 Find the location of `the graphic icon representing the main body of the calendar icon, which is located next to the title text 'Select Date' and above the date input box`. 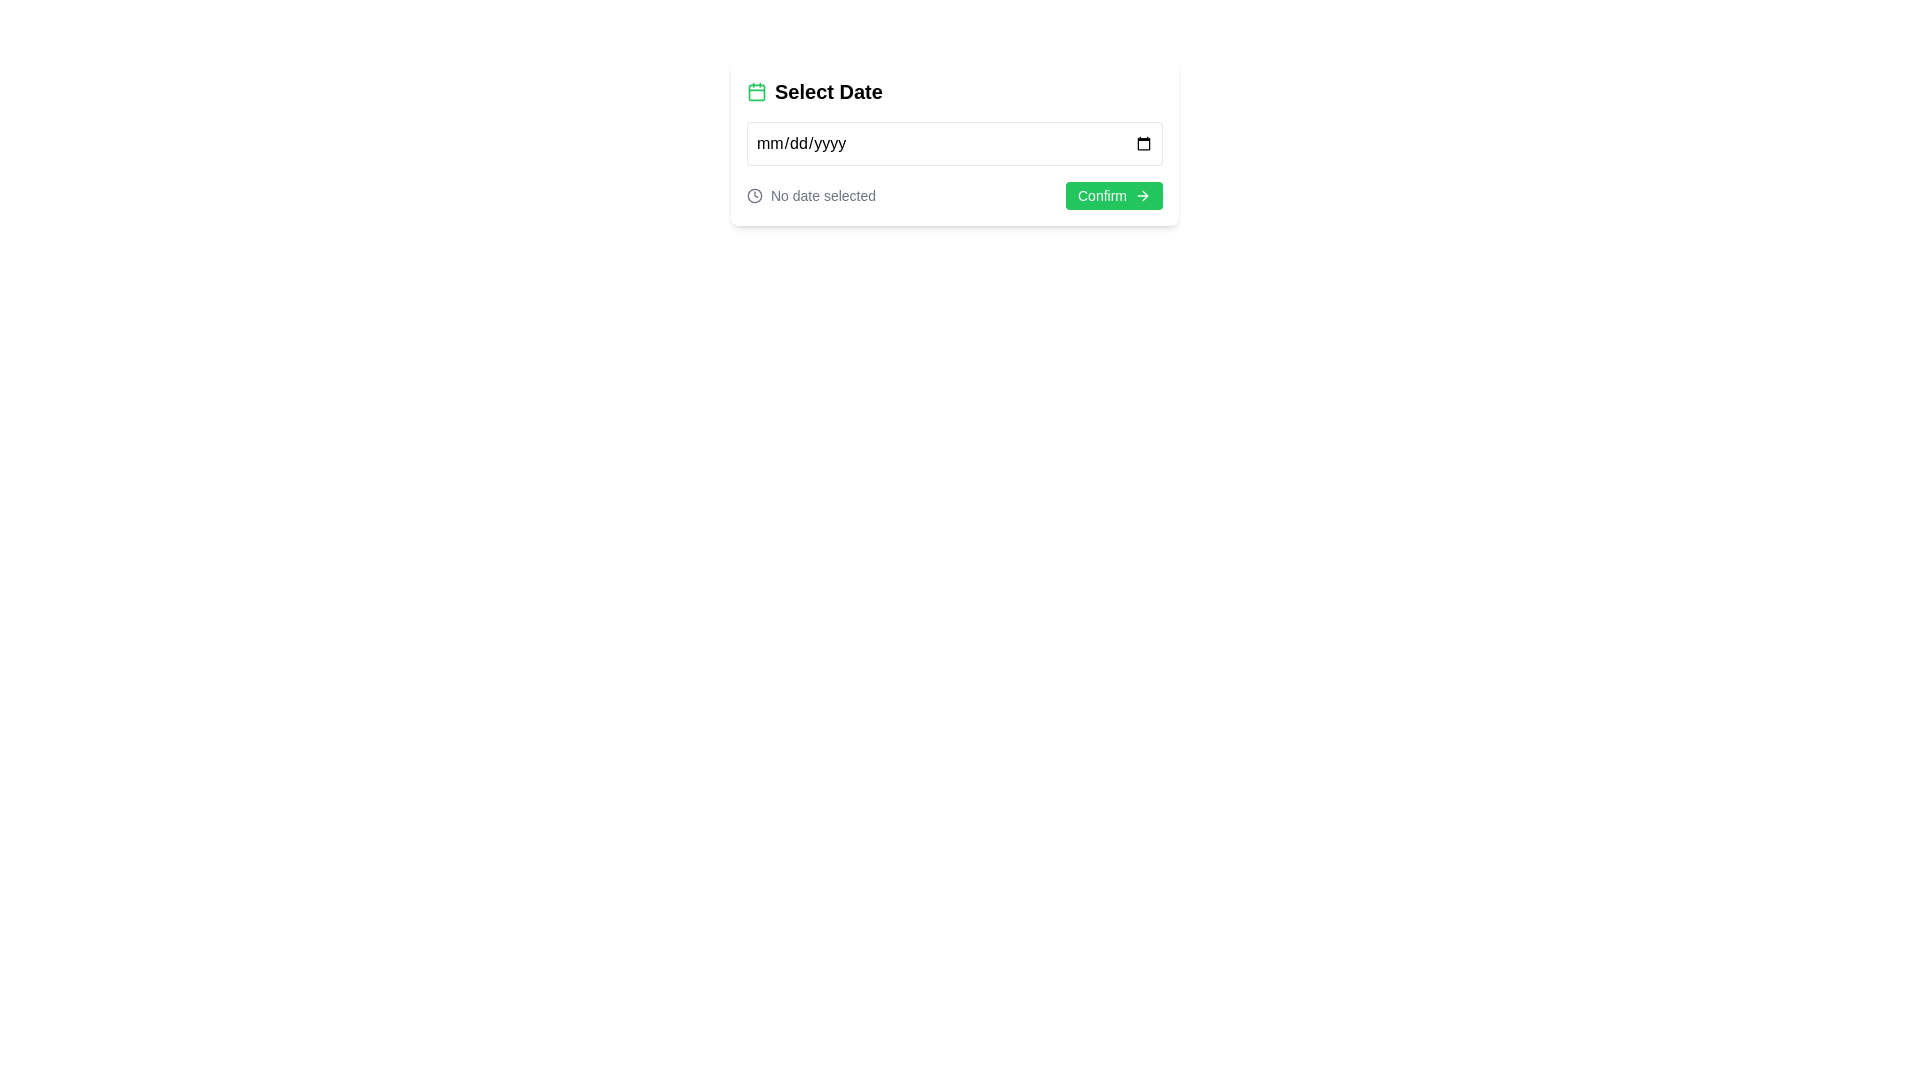

the graphic icon representing the main body of the calendar icon, which is located next to the title text 'Select Date' and above the date input box is located at coordinates (756, 92).